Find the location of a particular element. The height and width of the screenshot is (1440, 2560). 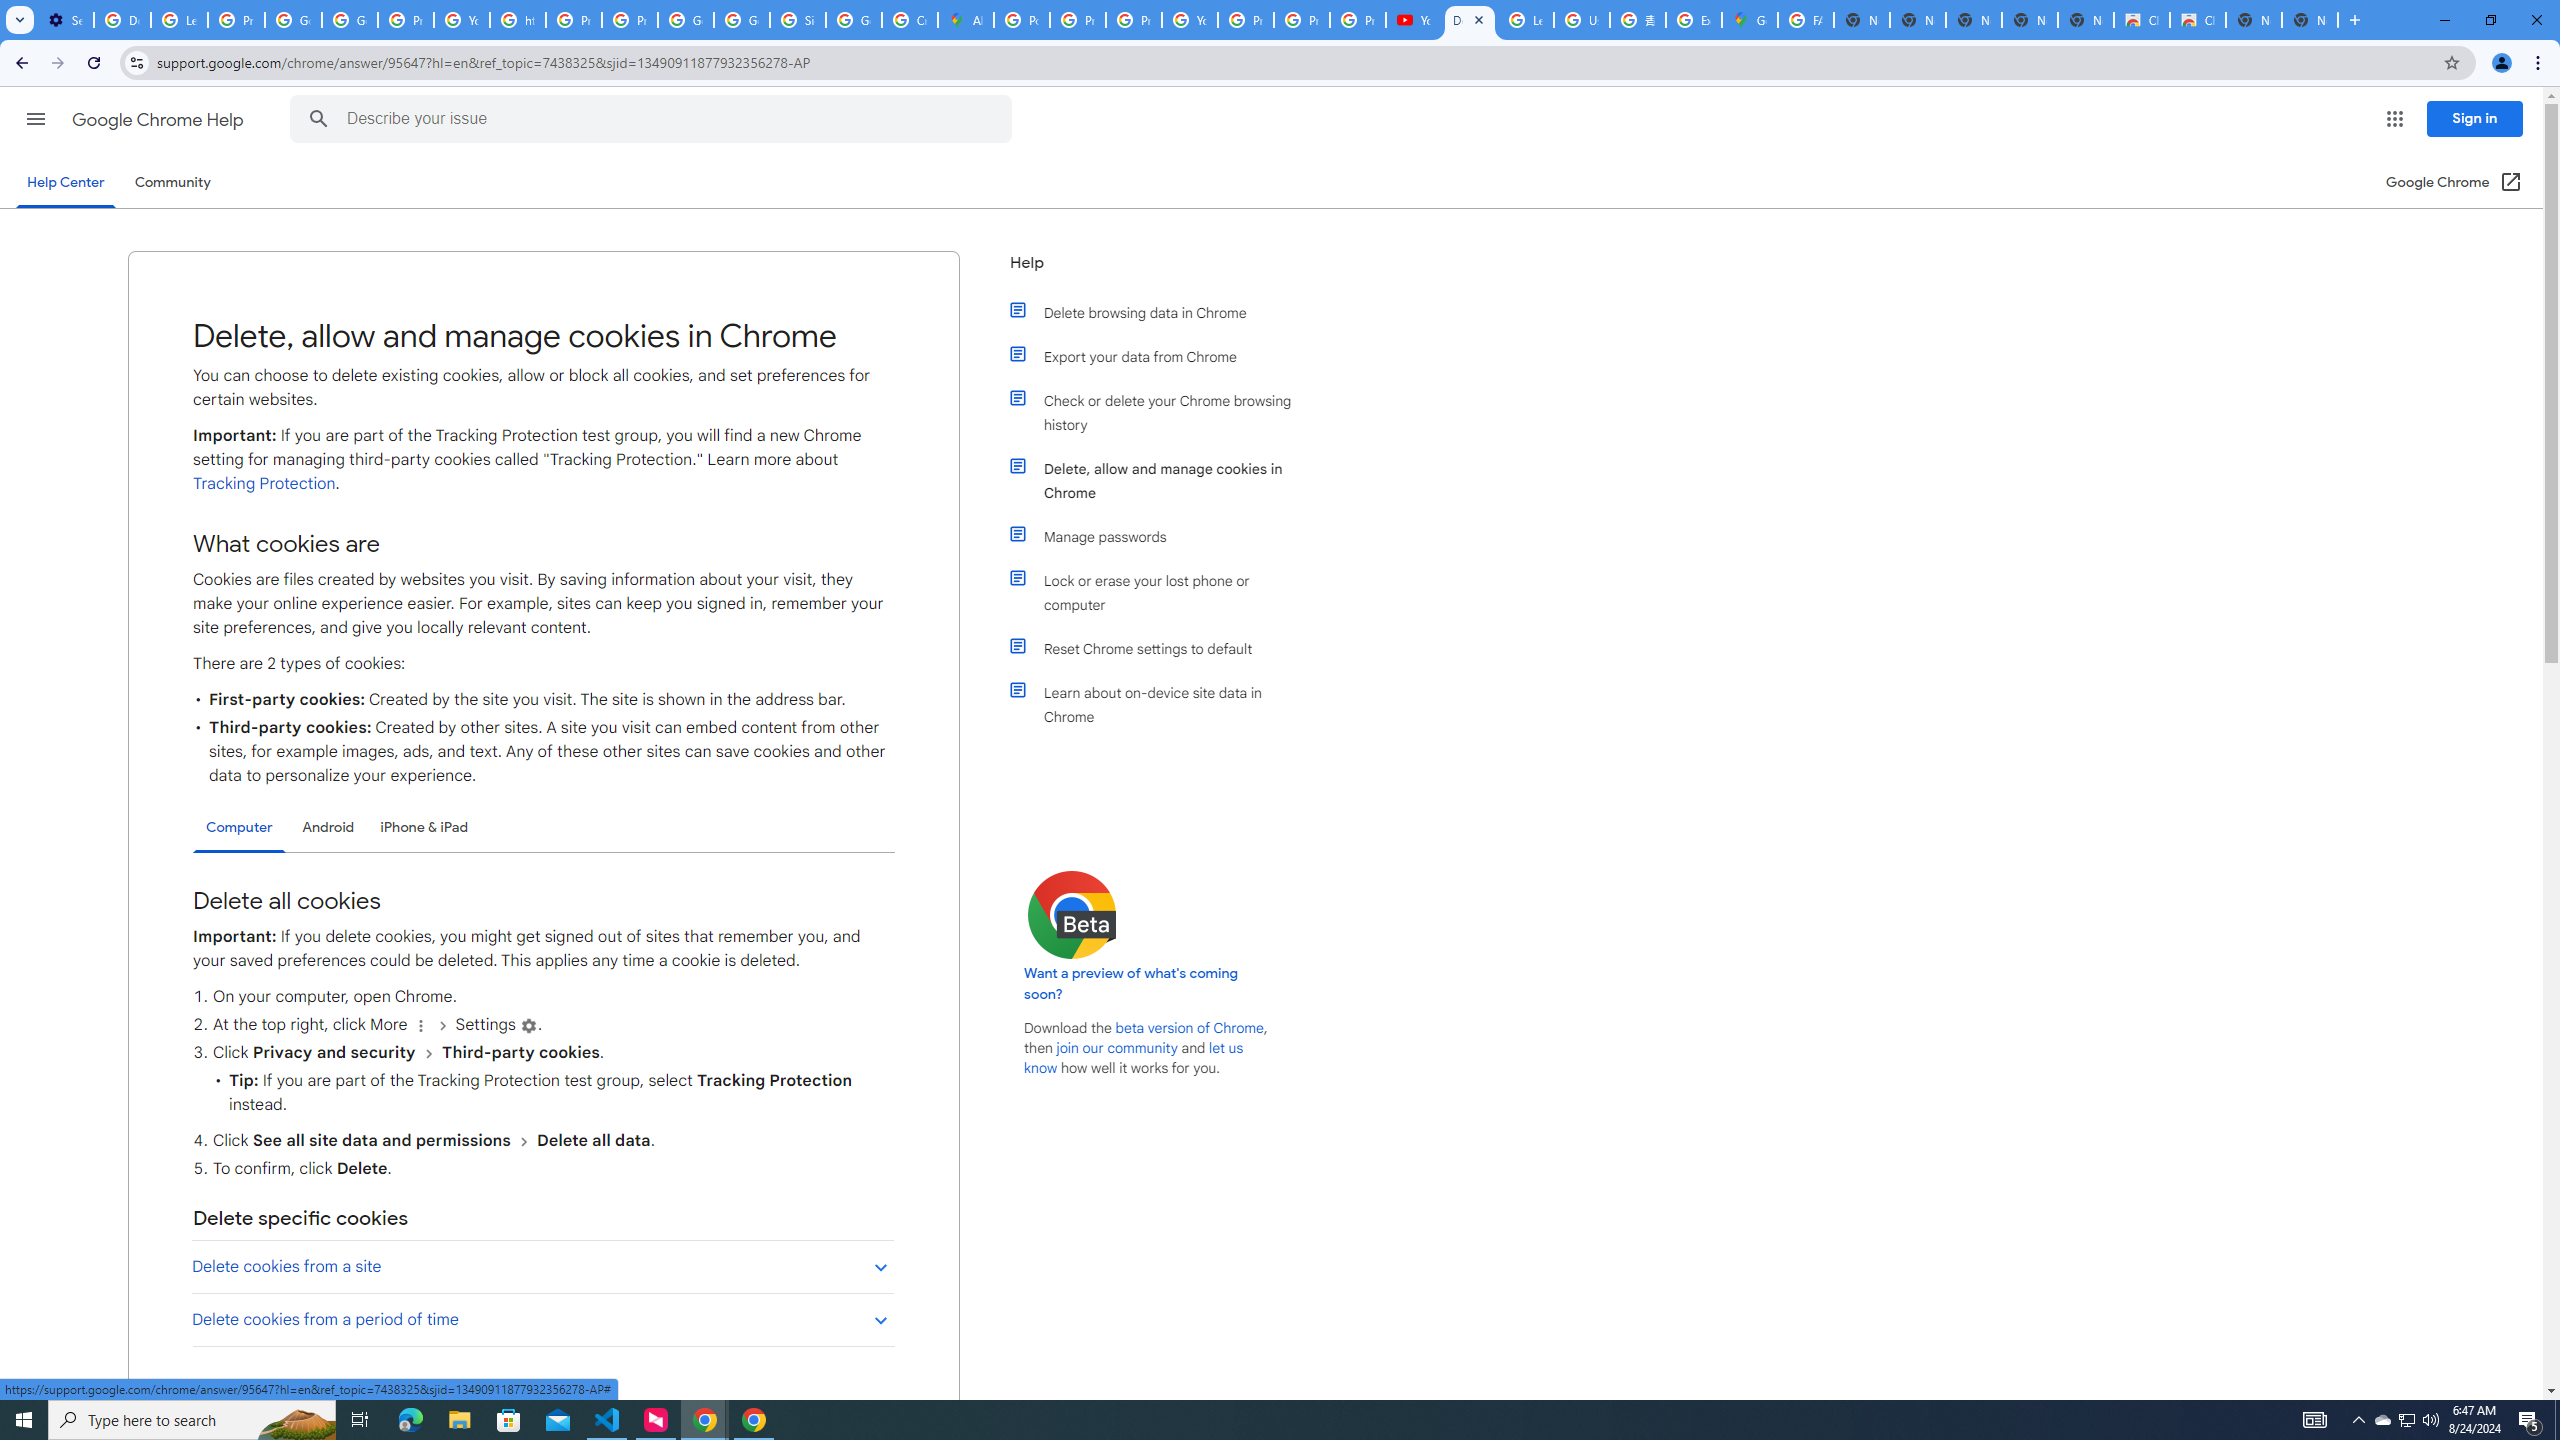

'Create your Google Account' is located at coordinates (909, 19).